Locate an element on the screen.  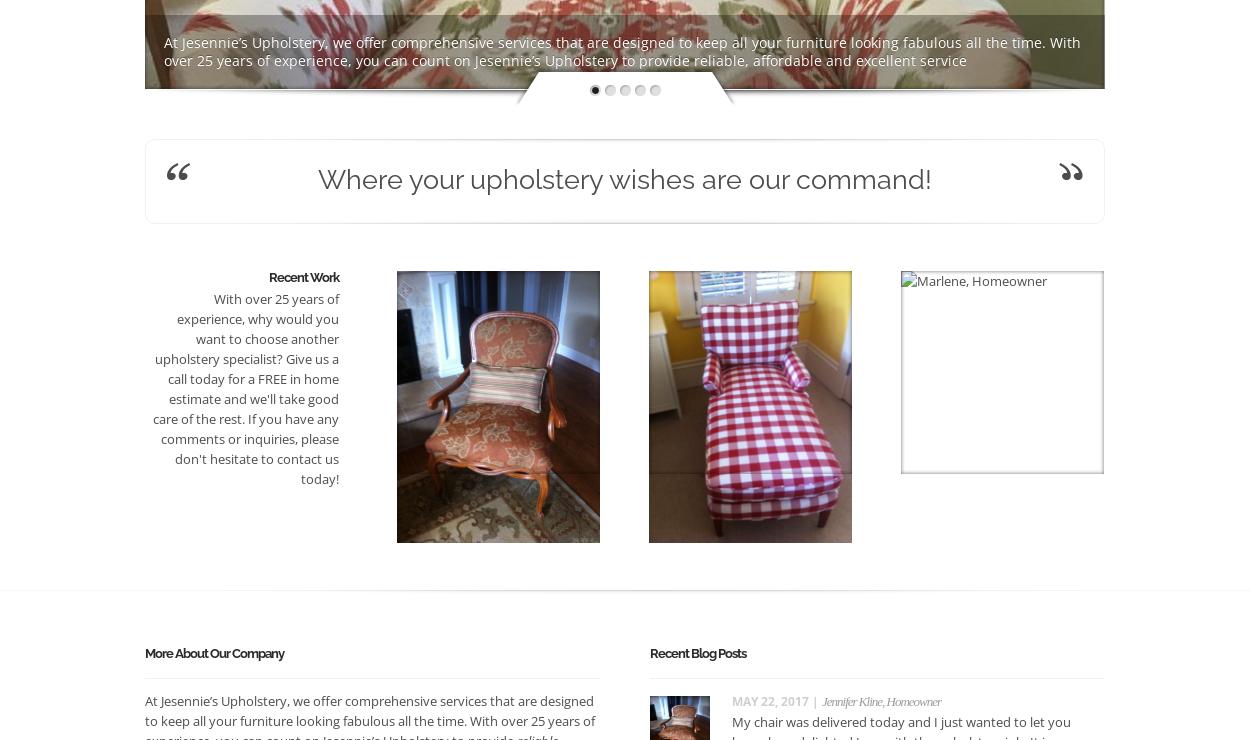
'Recent Work' is located at coordinates (304, 276).